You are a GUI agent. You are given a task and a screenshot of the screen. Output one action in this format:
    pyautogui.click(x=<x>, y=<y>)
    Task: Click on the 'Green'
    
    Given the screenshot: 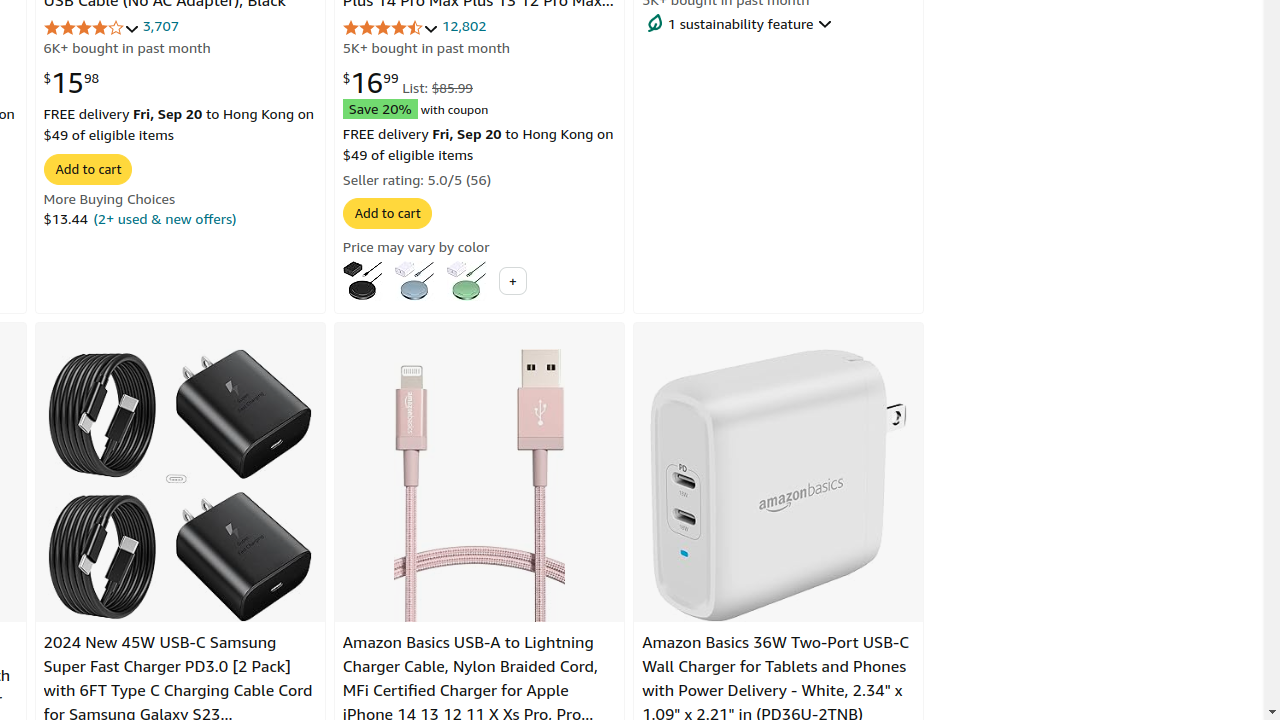 What is the action you would take?
    pyautogui.click(x=465, y=280)
    